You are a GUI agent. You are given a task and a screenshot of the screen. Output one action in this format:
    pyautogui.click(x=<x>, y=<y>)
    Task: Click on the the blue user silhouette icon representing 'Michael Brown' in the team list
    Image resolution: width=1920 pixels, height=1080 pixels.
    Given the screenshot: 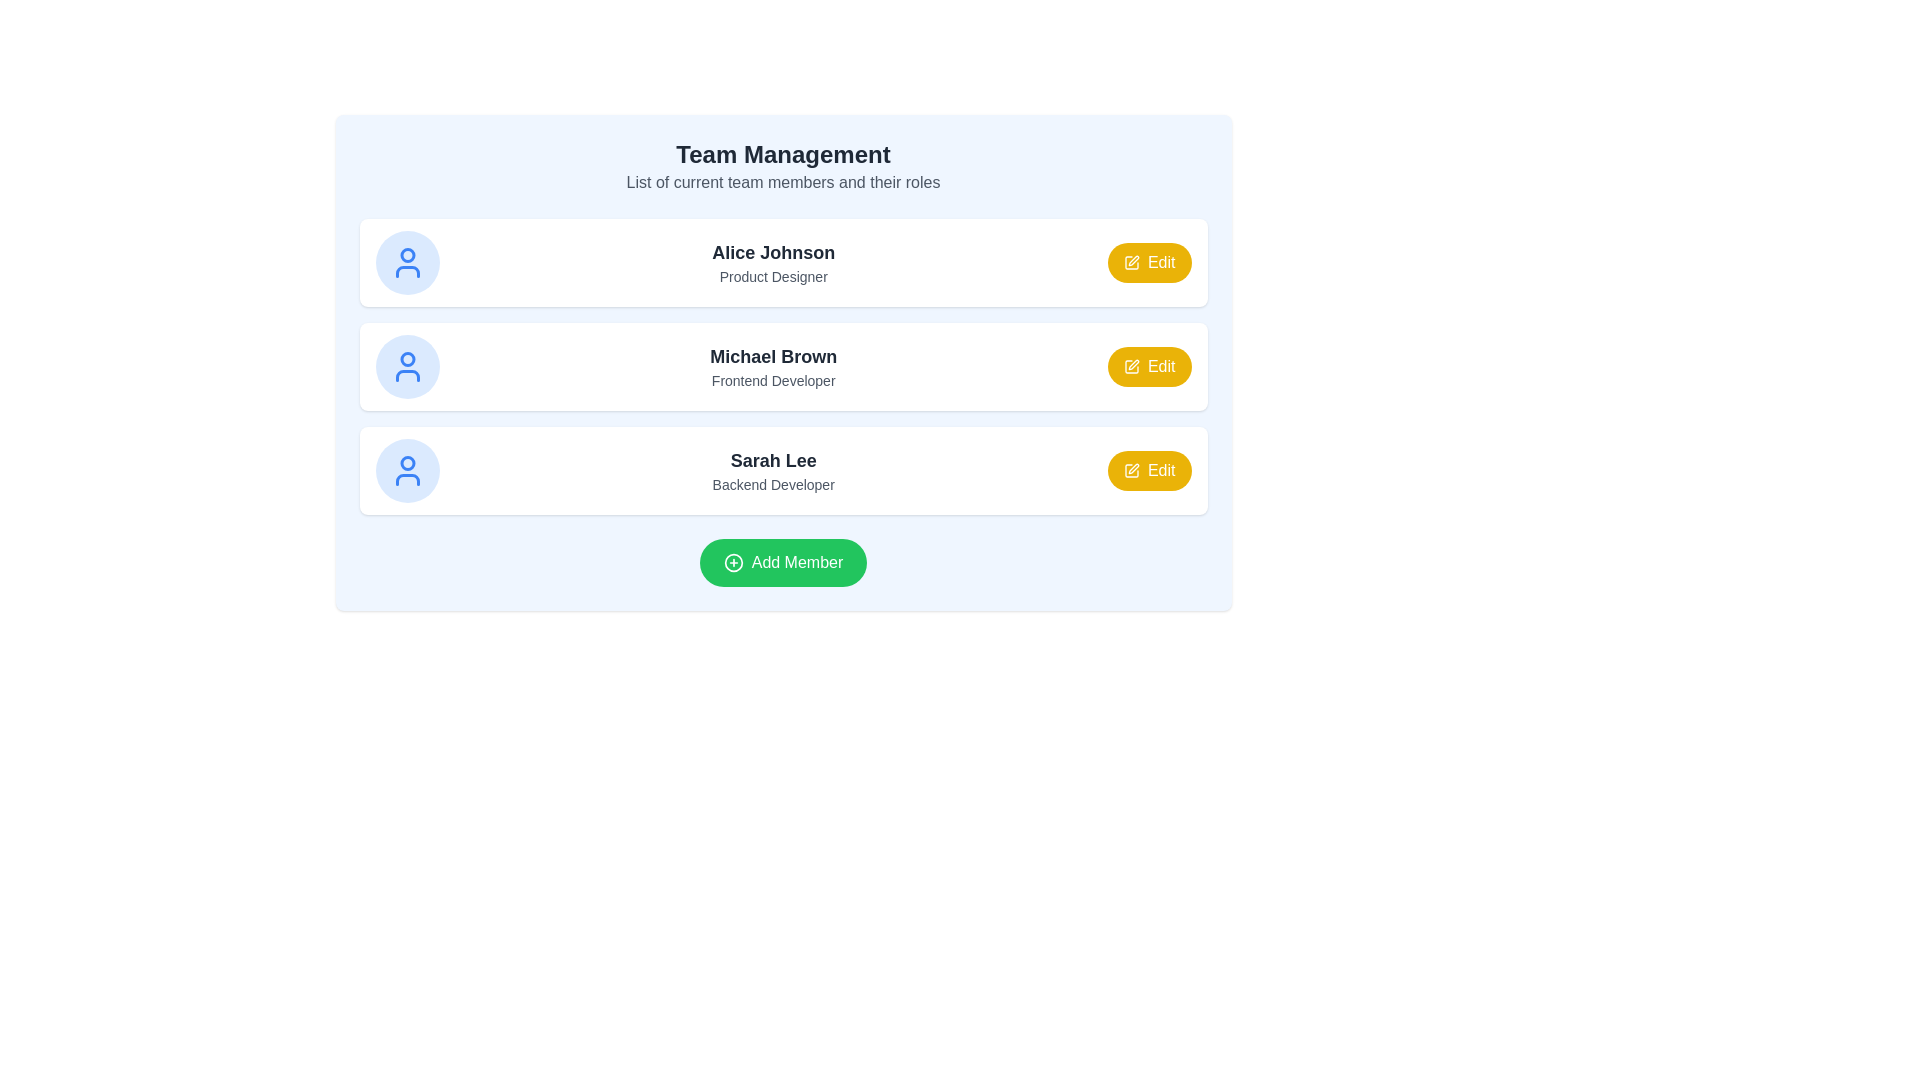 What is the action you would take?
    pyautogui.click(x=406, y=366)
    